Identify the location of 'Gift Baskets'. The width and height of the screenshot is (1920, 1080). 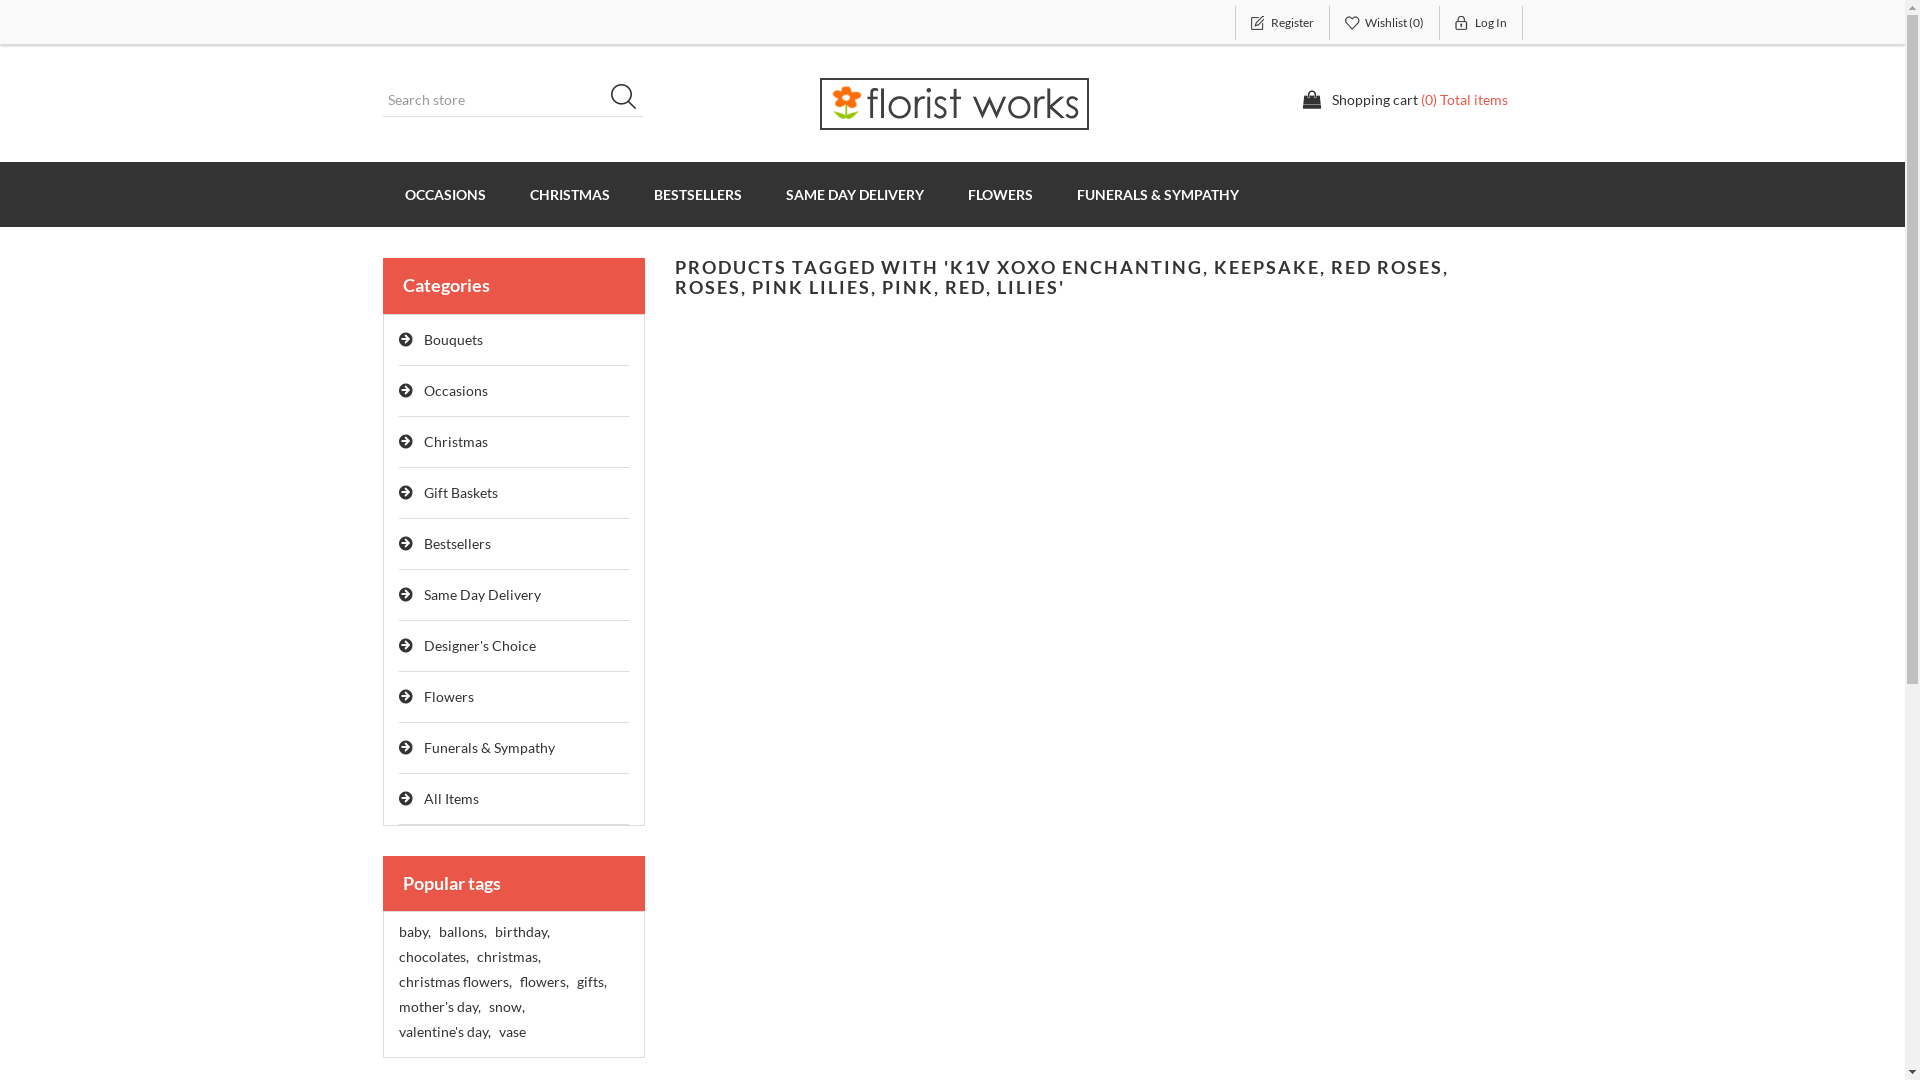
(513, 493).